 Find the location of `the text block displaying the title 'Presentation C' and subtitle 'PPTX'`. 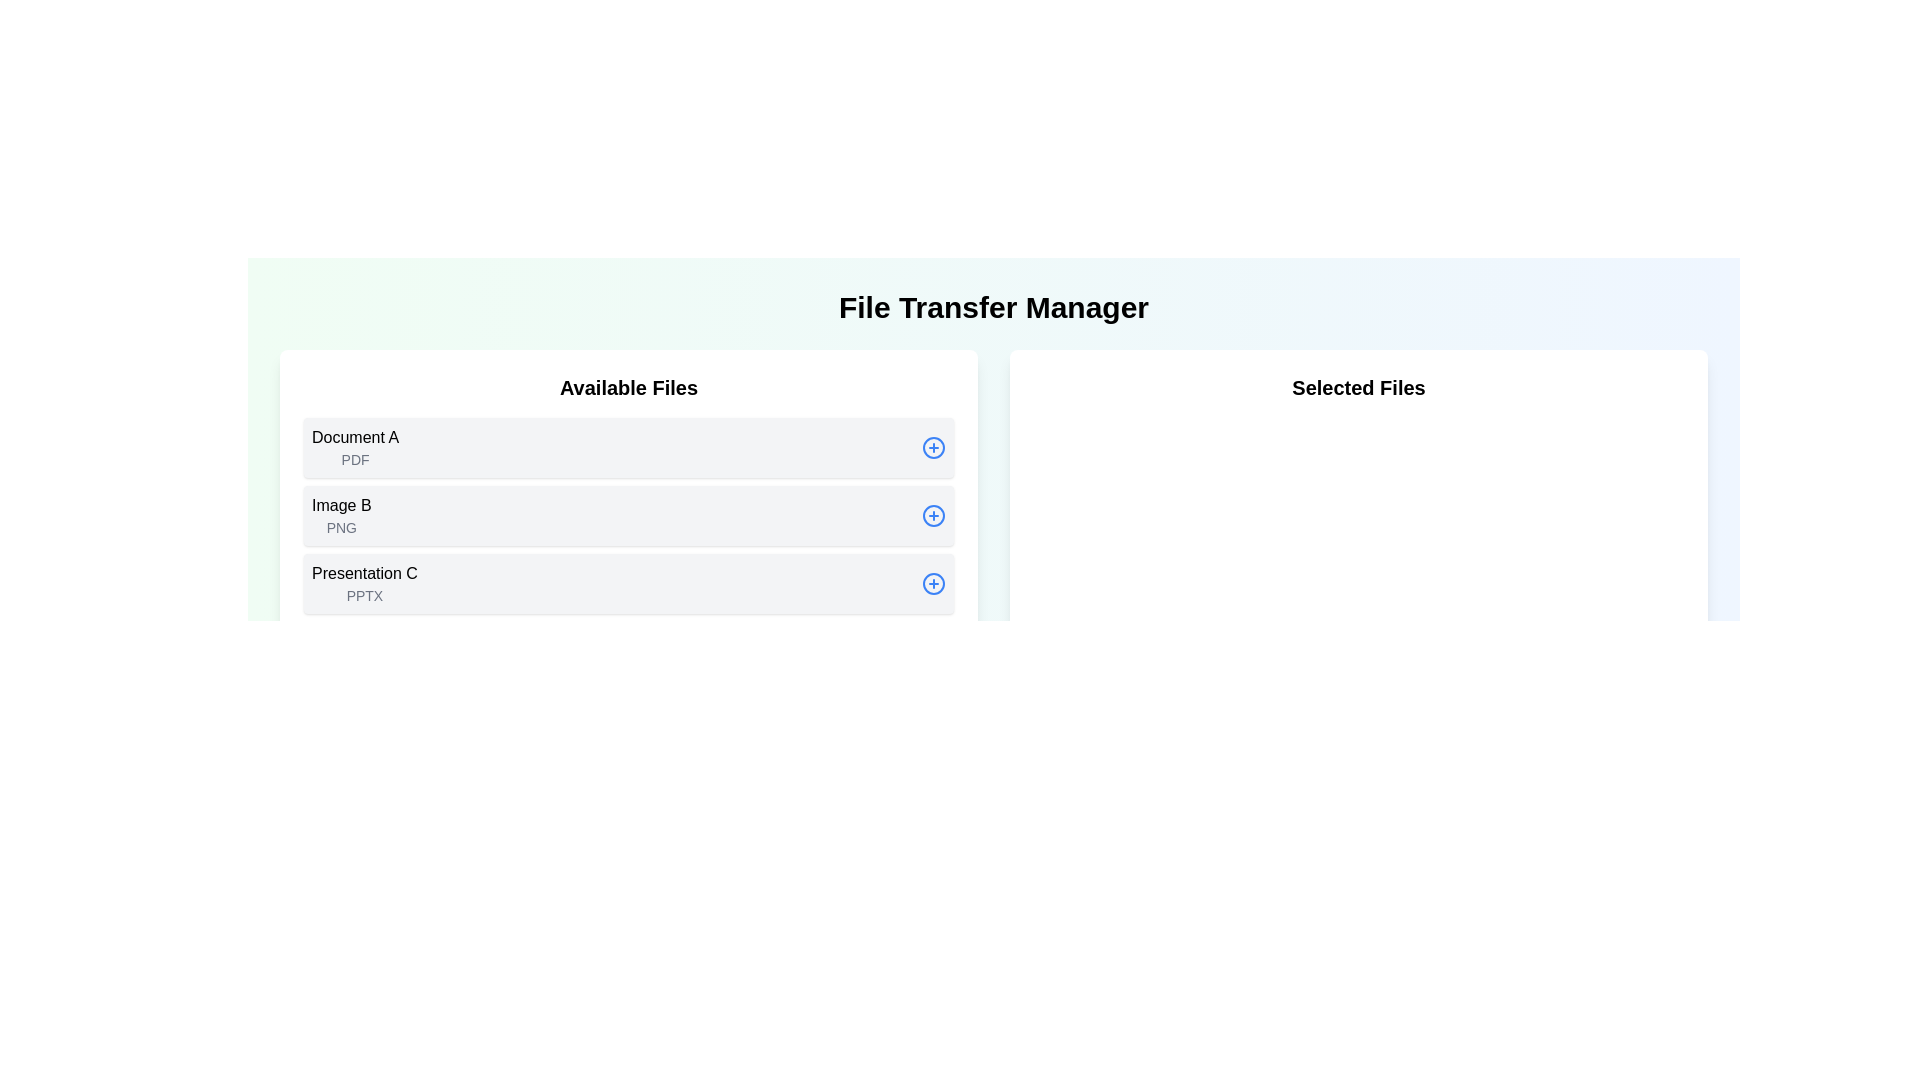

the text block displaying the title 'Presentation C' and subtitle 'PPTX' is located at coordinates (364, 583).